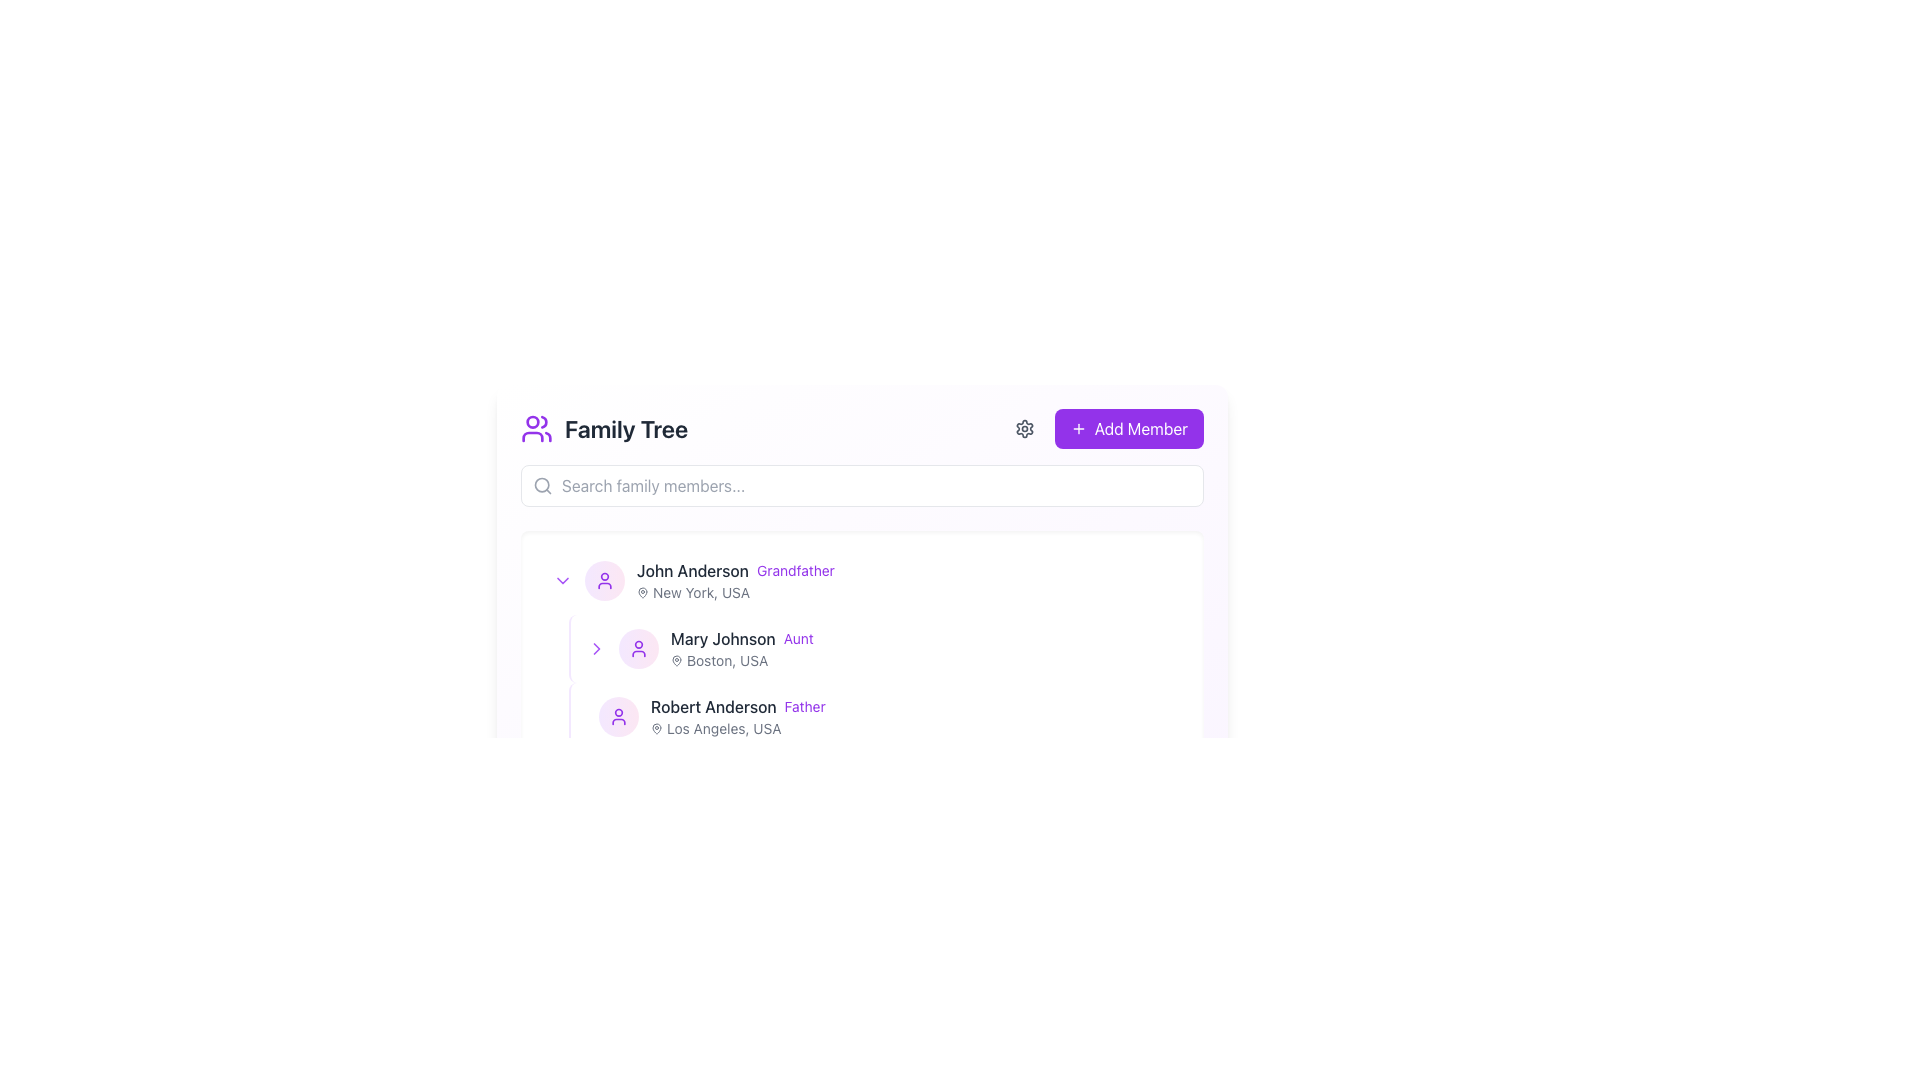 This screenshot has height=1080, width=1920. I want to click on the second right-pointing chevron icon styled in purple, located beside the name 'Mary Johnson' in the family tree interface, so click(595, 648).